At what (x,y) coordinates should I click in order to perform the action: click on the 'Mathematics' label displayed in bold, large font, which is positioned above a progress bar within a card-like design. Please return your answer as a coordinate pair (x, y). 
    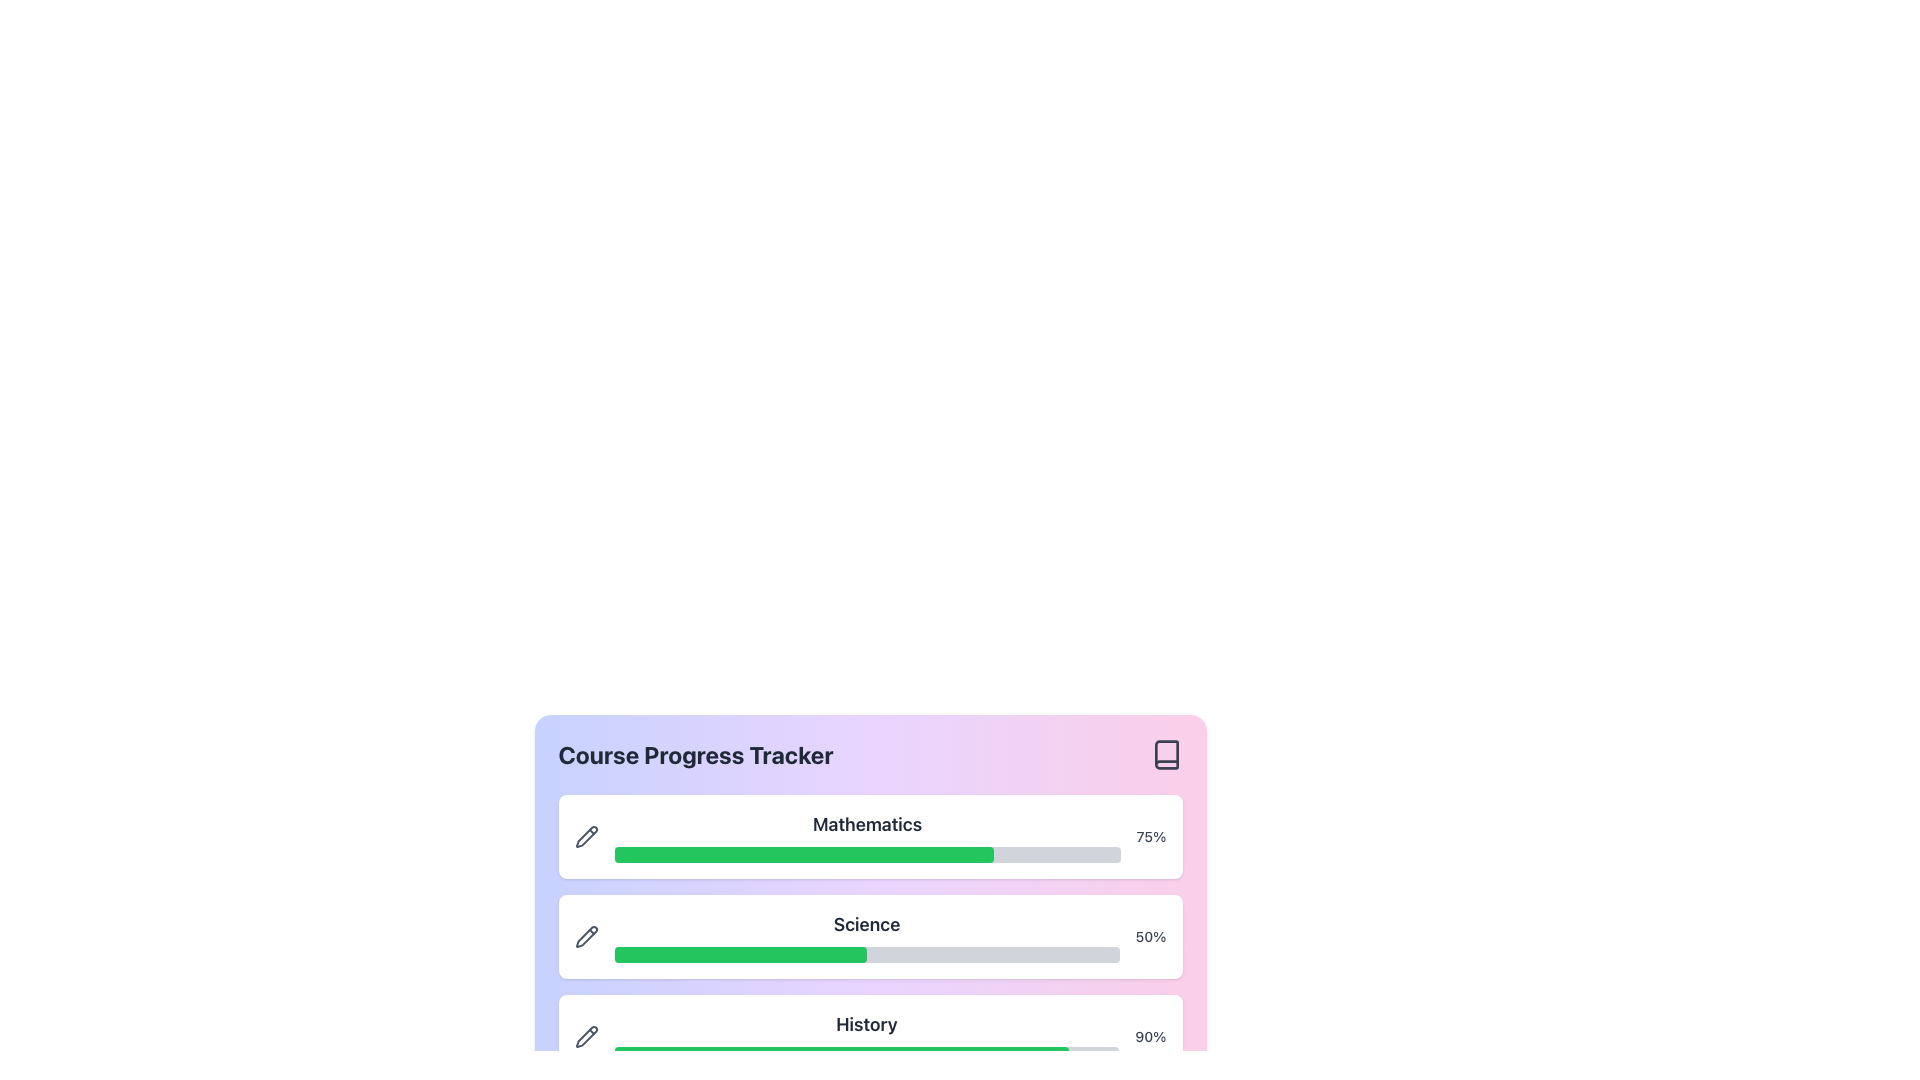
    Looking at the image, I should click on (867, 837).